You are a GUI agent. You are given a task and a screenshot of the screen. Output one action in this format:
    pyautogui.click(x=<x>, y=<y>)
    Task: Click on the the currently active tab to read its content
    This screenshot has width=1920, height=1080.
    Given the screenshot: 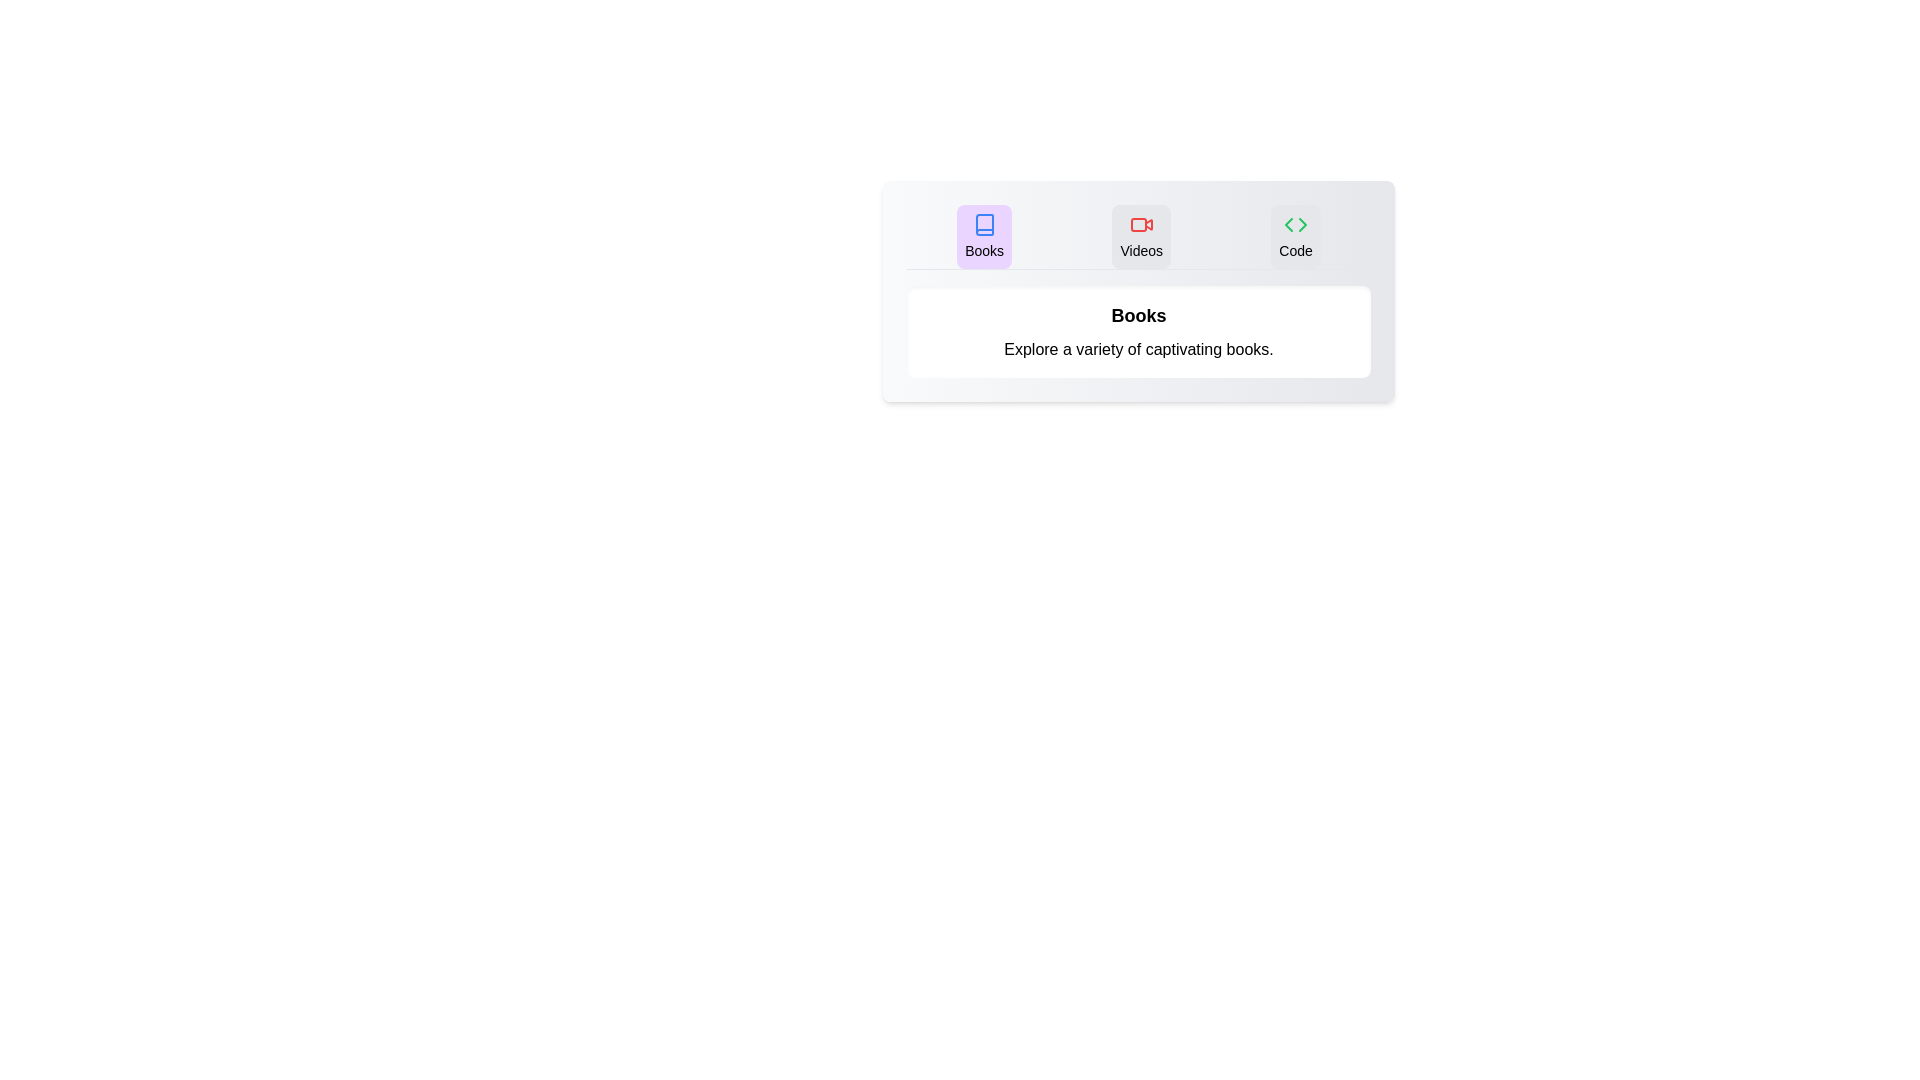 What is the action you would take?
    pyautogui.click(x=983, y=235)
    